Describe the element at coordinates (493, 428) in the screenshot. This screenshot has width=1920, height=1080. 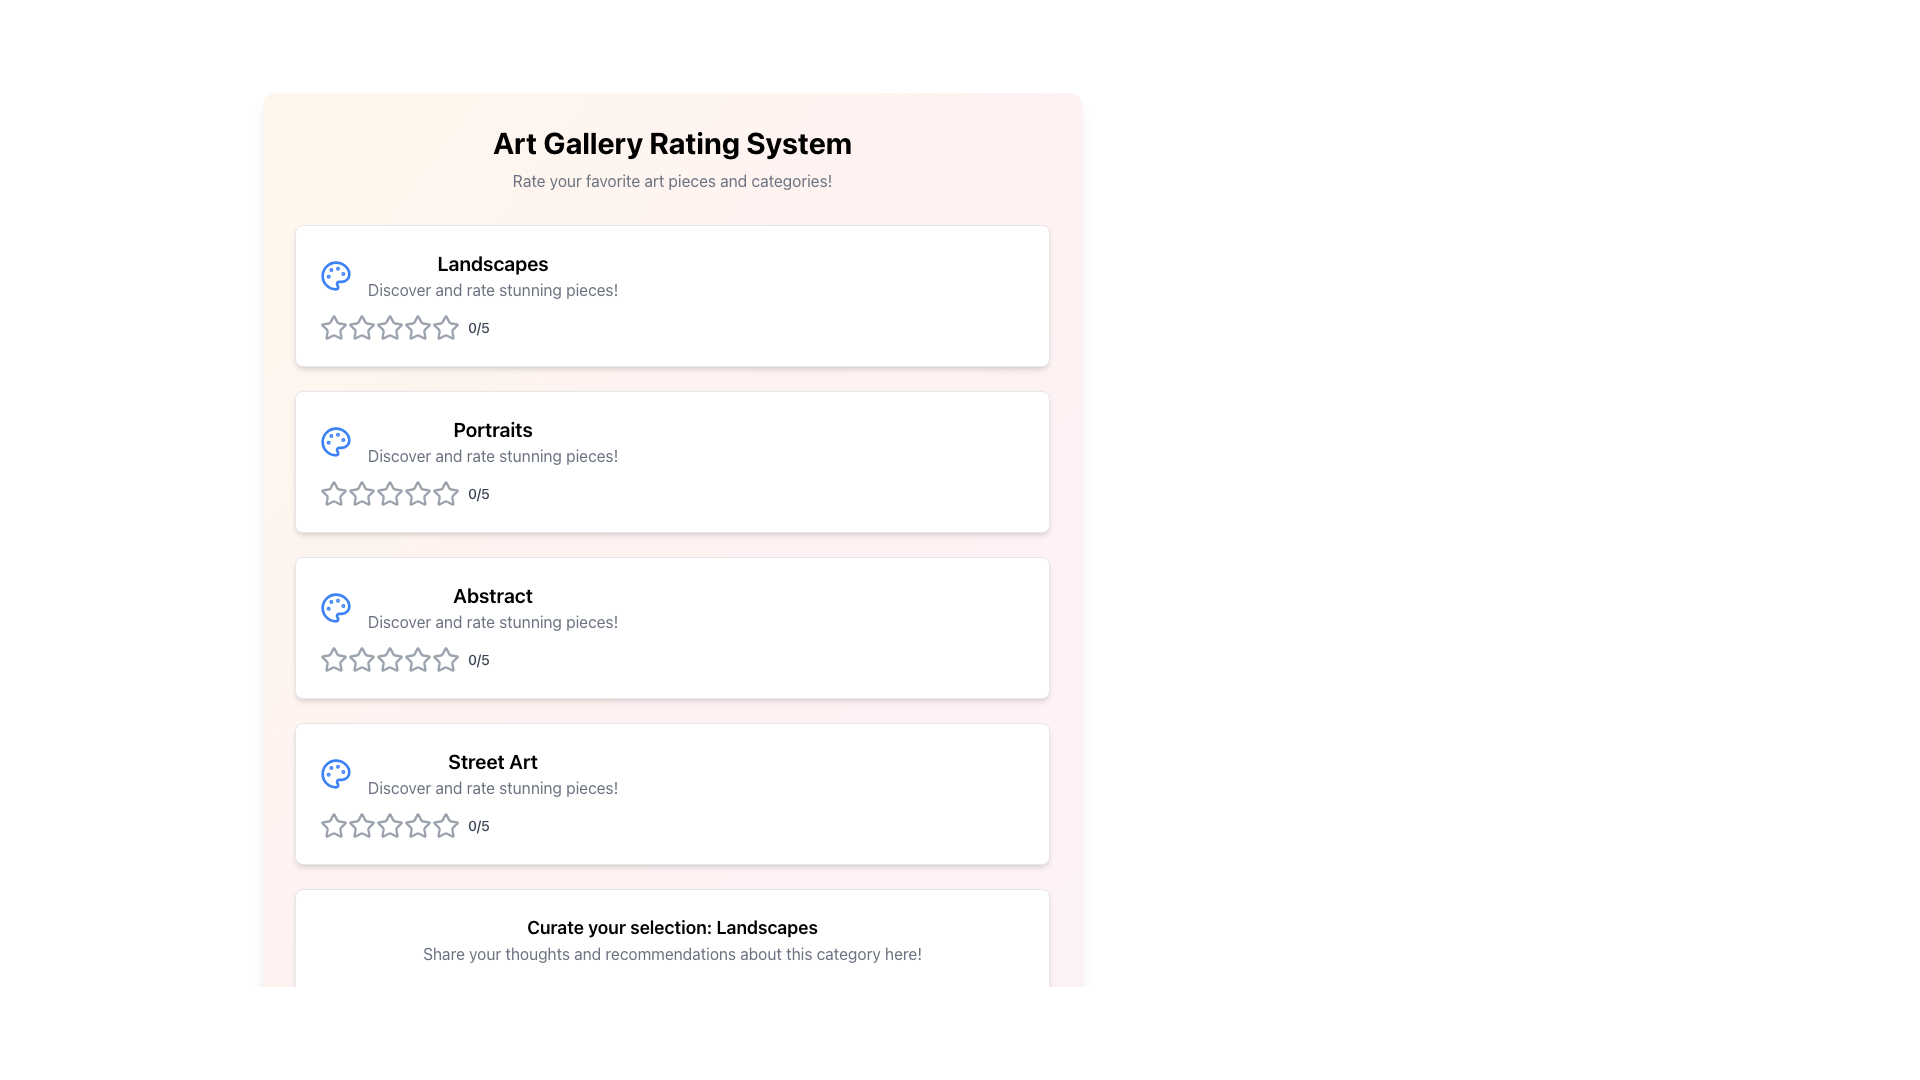
I see `the Text Label that serves as the header title for the 'Portraits' category, indicating the type of artwork displayed in this section` at that location.